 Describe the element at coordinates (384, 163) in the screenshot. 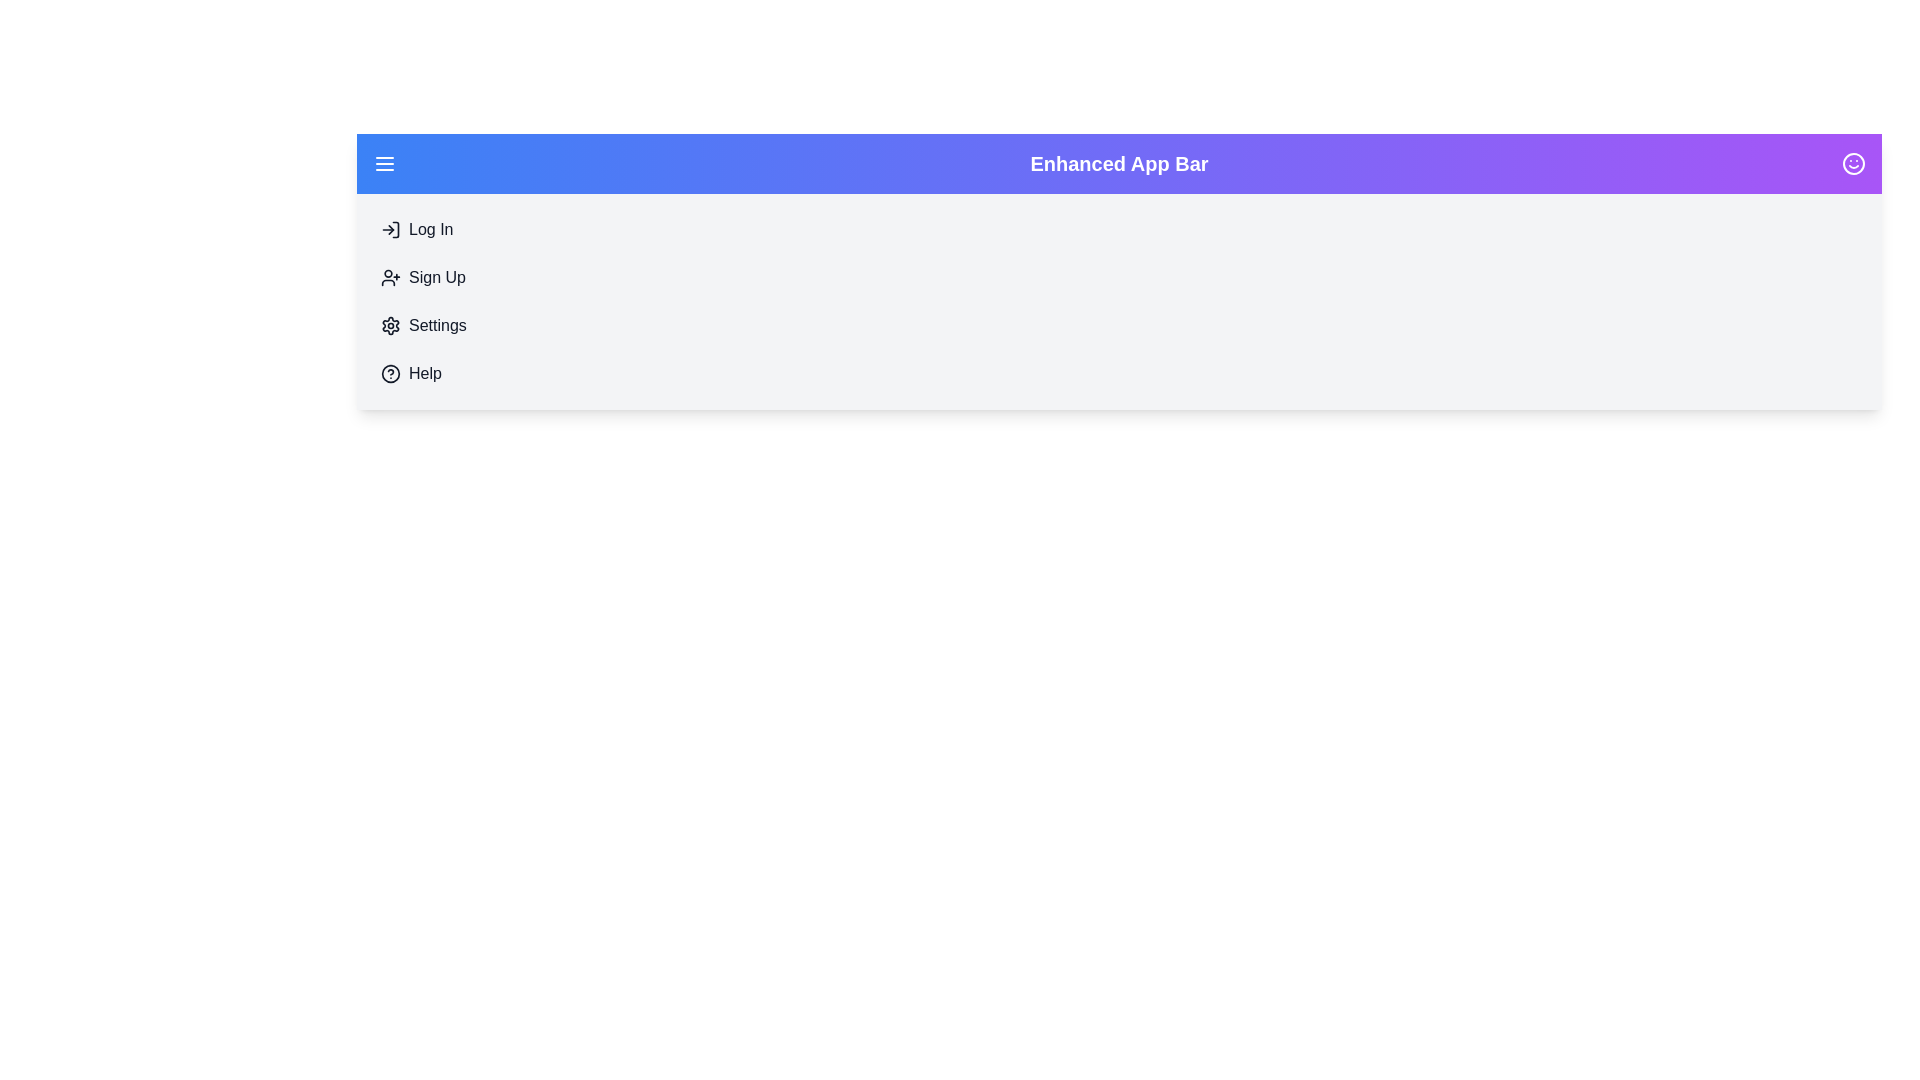

I see `menu button to toggle the menu visibility` at that location.